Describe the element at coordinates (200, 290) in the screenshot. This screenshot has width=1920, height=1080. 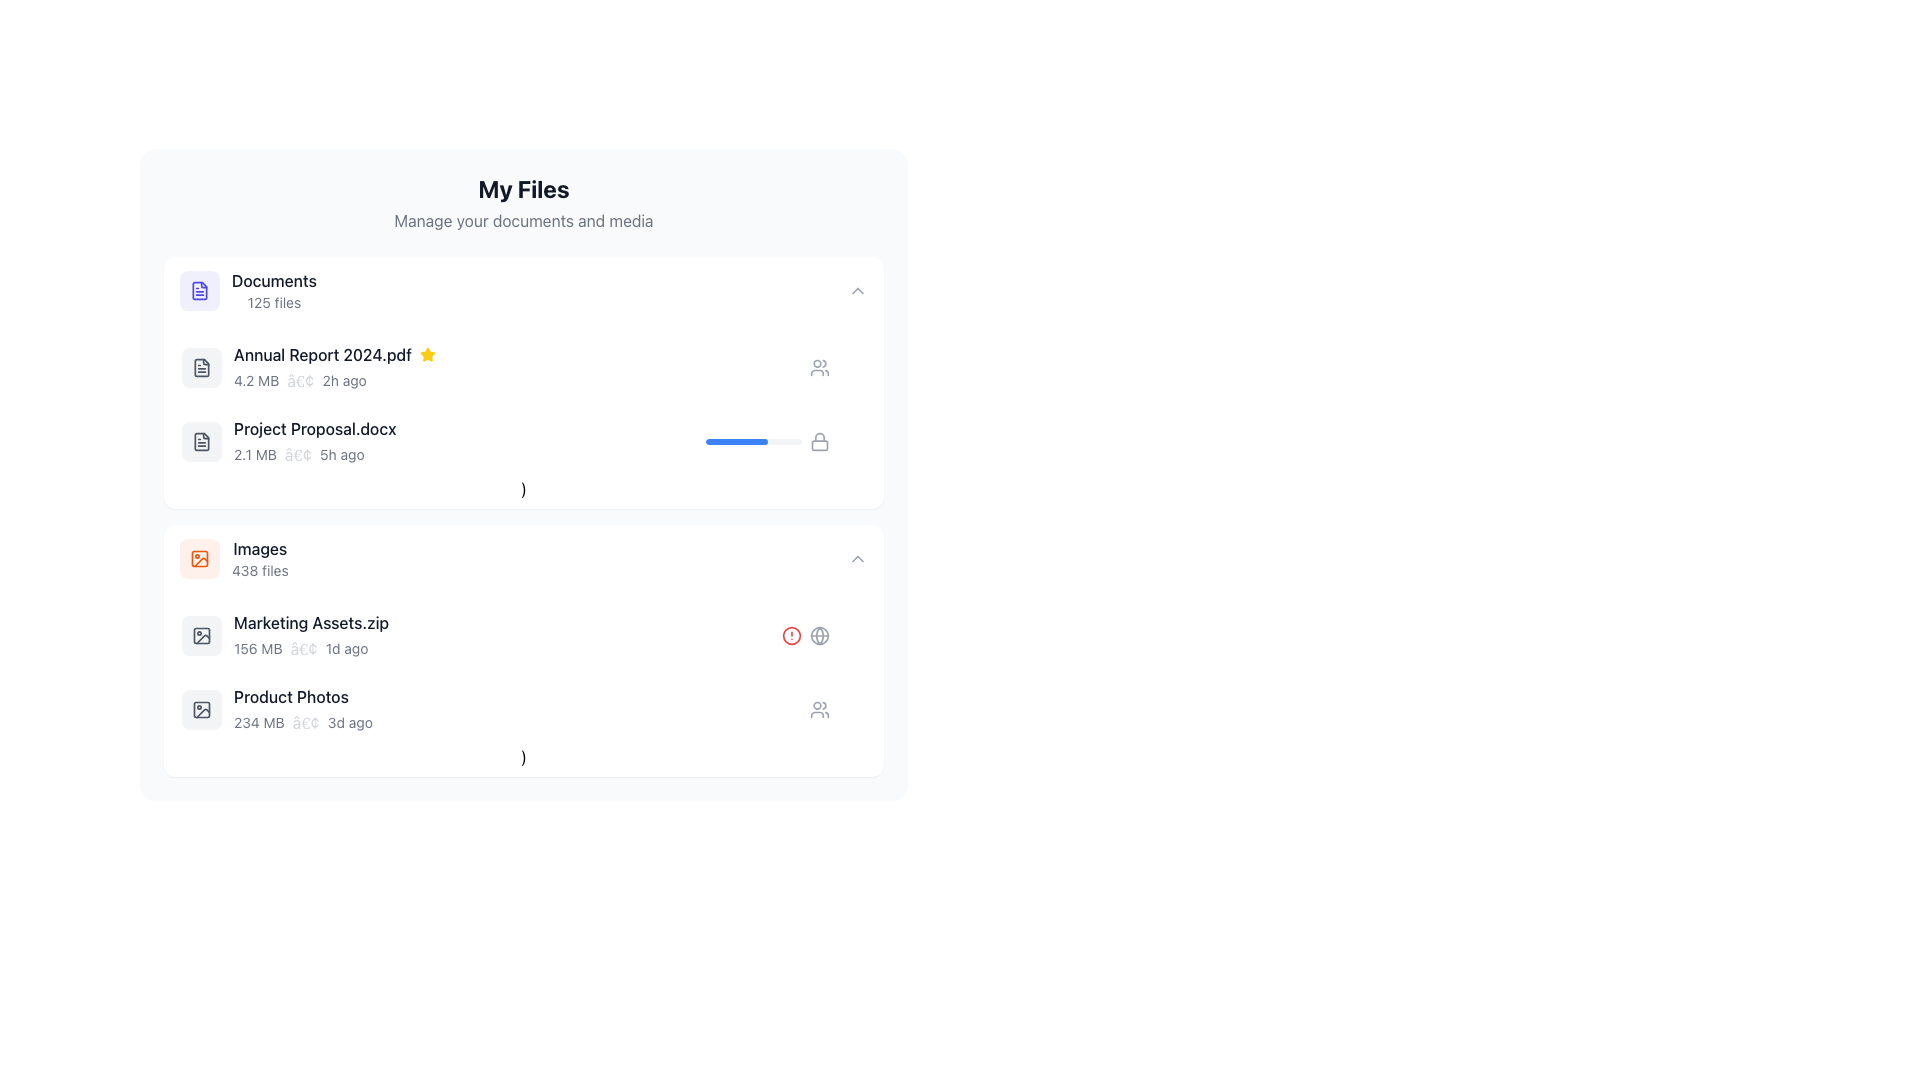
I see `the primary icon representing the 'Documents' section located in the top left of the interface` at that location.